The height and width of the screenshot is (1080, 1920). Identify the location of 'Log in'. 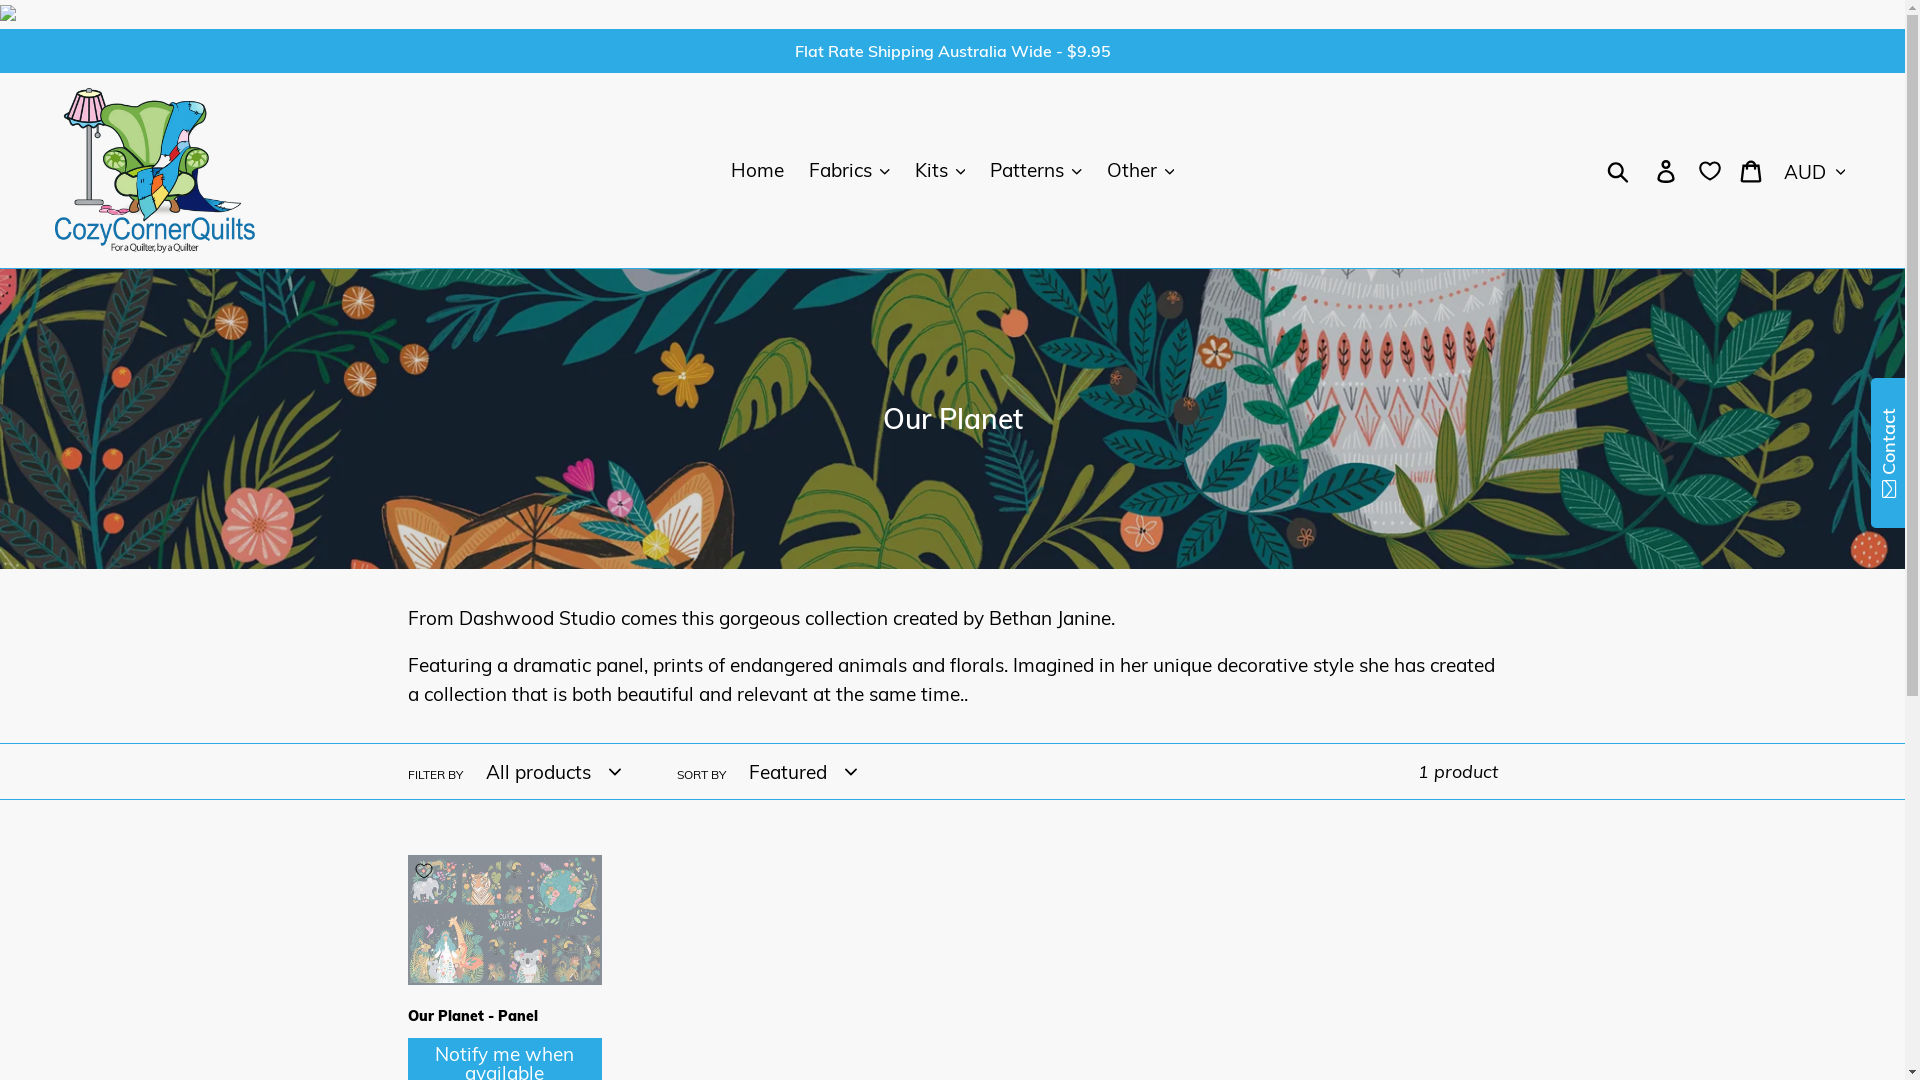
(1667, 169).